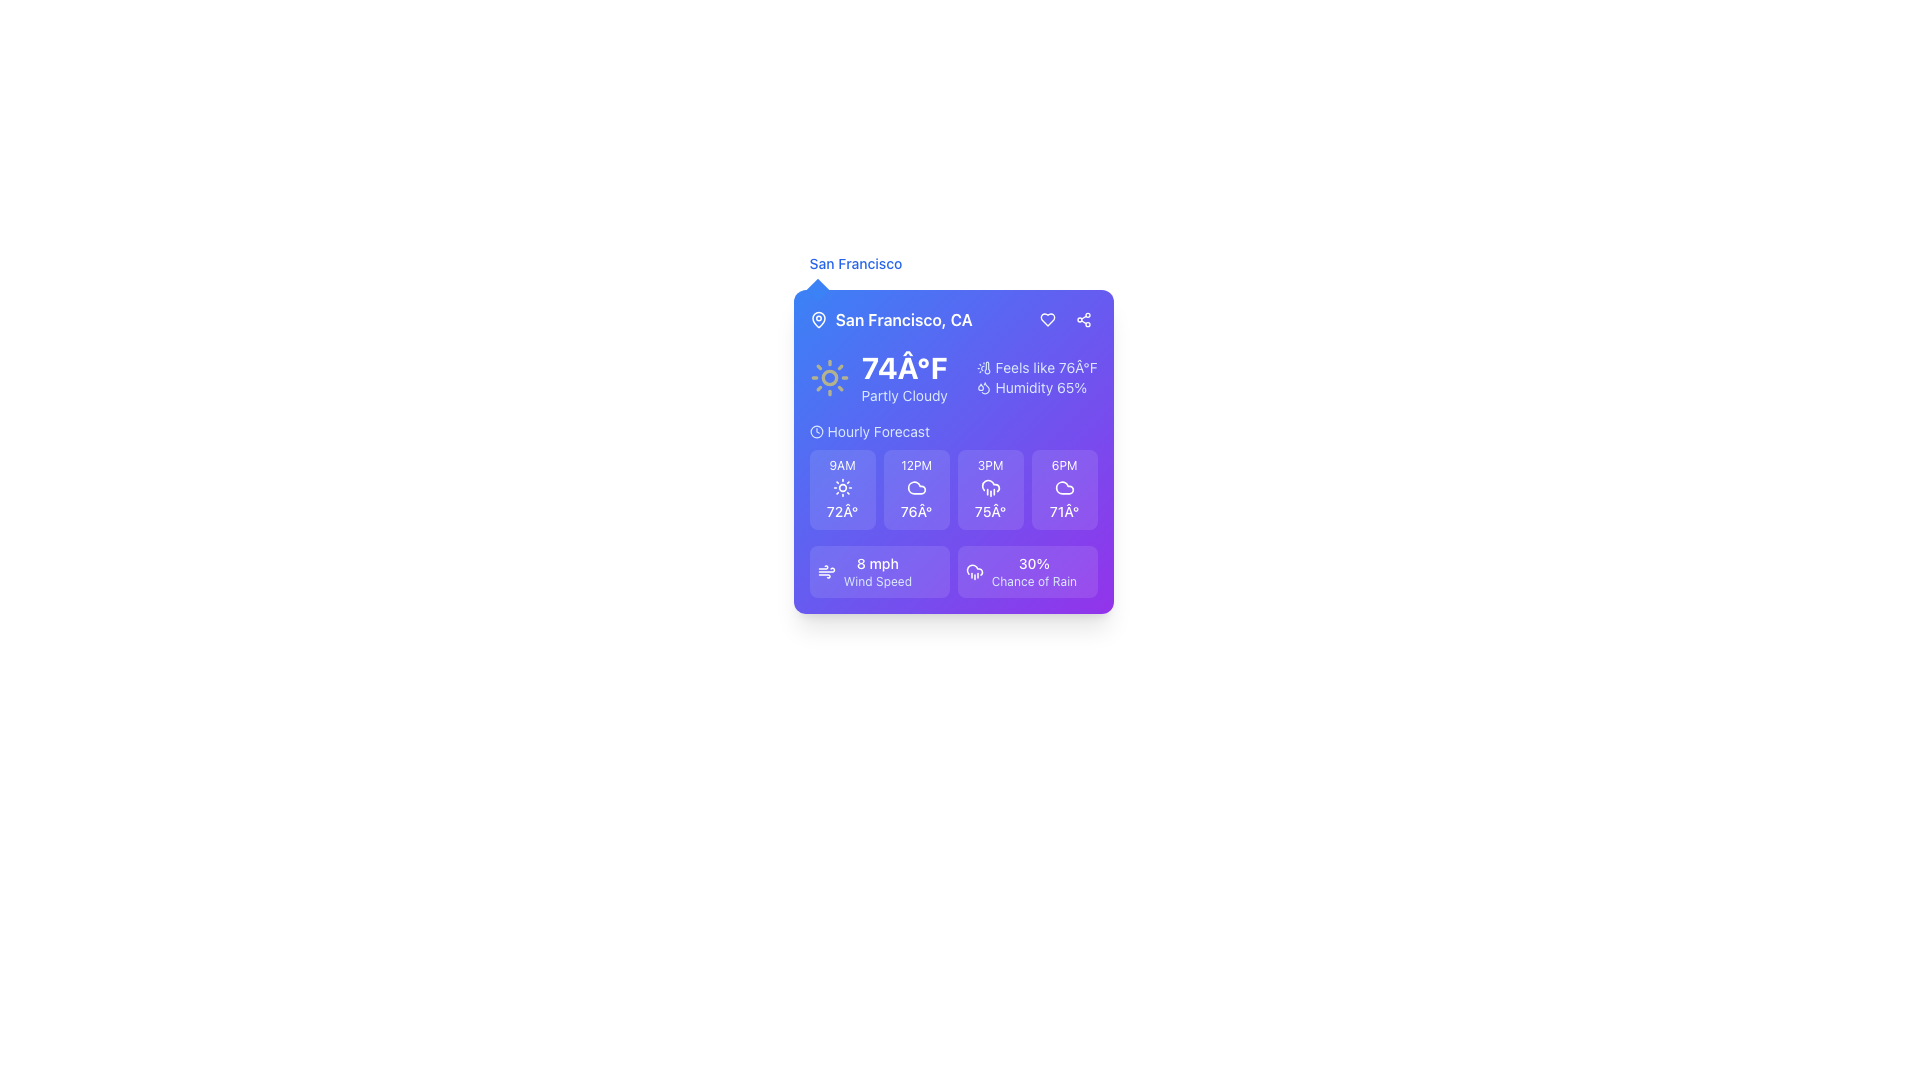 Image resolution: width=1920 pixels, height=1080 pixels. Describe the element at coordinates (903, 367) in the screenshot. I see `the temperature display element showing '74Â°F' in a large, bold white font against a purple background, located at the top-center of the weather widget` at that location.